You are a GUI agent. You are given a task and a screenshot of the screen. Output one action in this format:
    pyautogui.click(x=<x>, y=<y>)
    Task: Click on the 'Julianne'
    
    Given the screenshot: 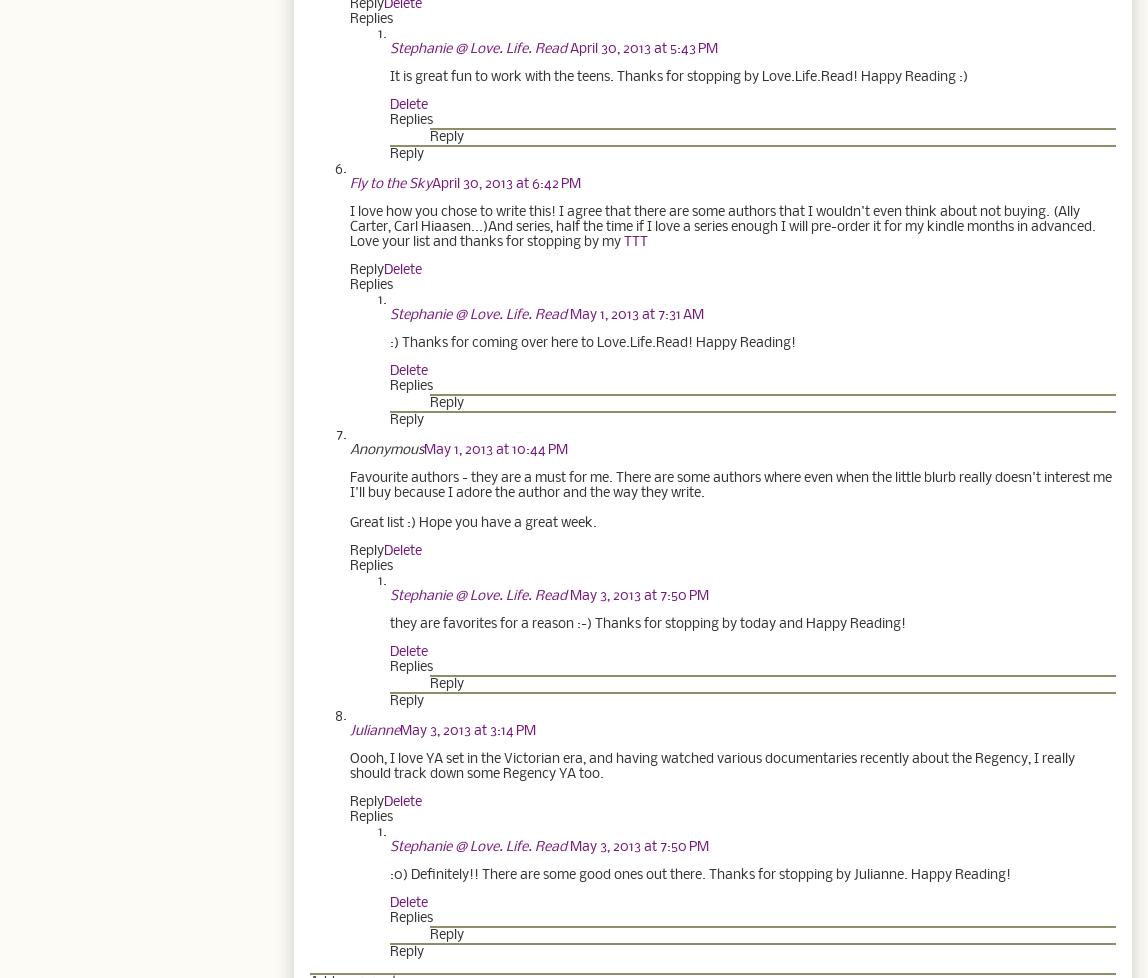 What is the action you would take?
    pyautogui.click(x=375, y=730)
    